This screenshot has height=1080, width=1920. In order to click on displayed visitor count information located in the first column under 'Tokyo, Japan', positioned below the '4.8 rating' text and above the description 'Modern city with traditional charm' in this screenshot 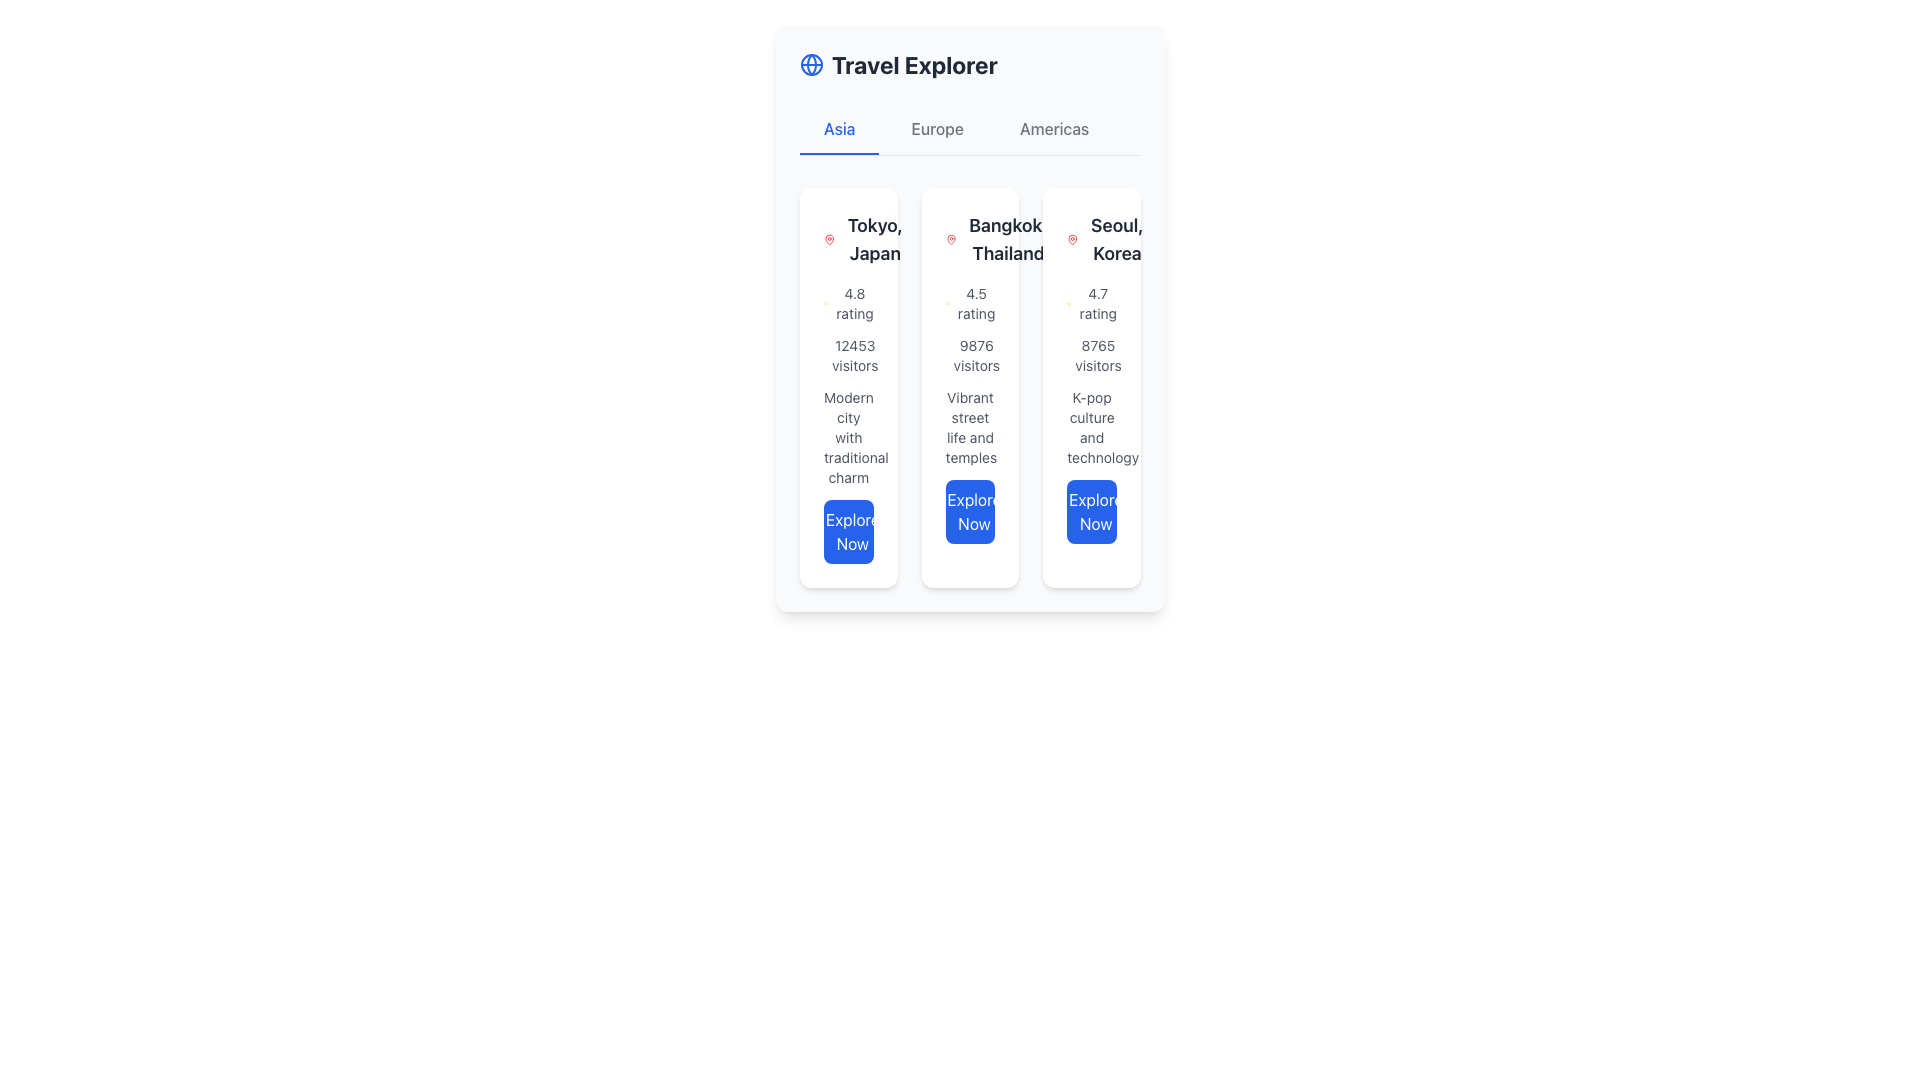, I will do `click(848, 354)`.